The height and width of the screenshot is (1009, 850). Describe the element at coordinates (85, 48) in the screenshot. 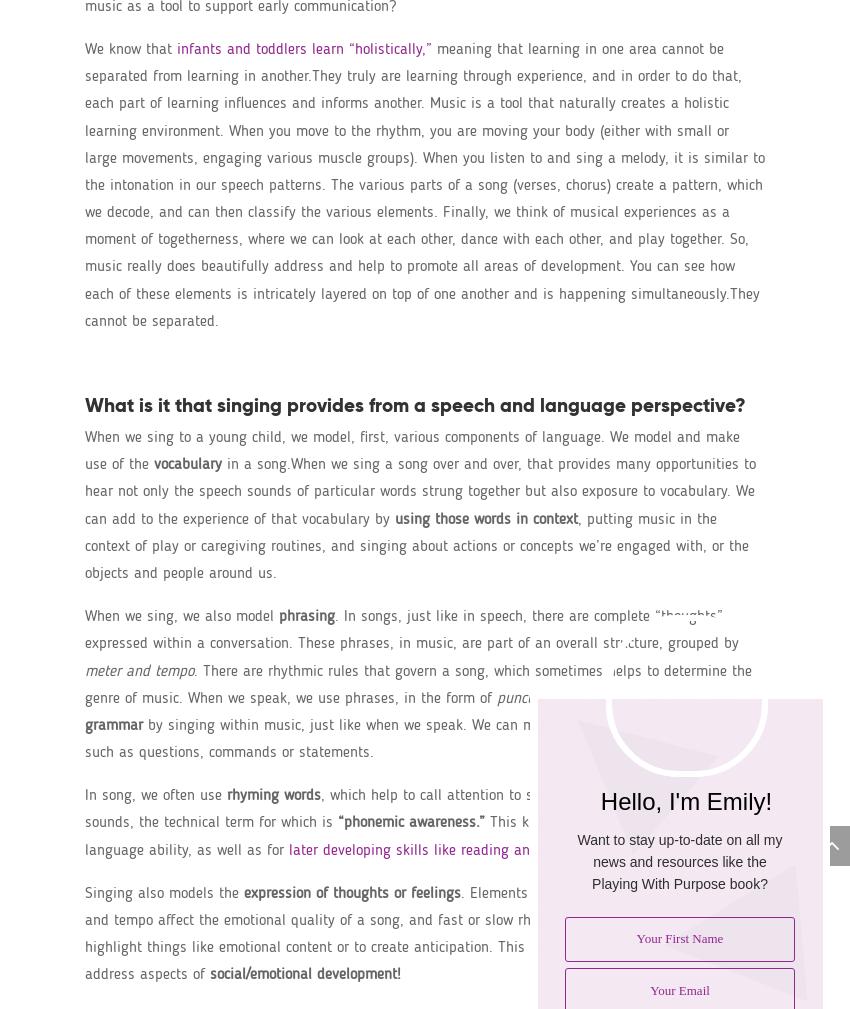

I see `'We know that'` at that location.